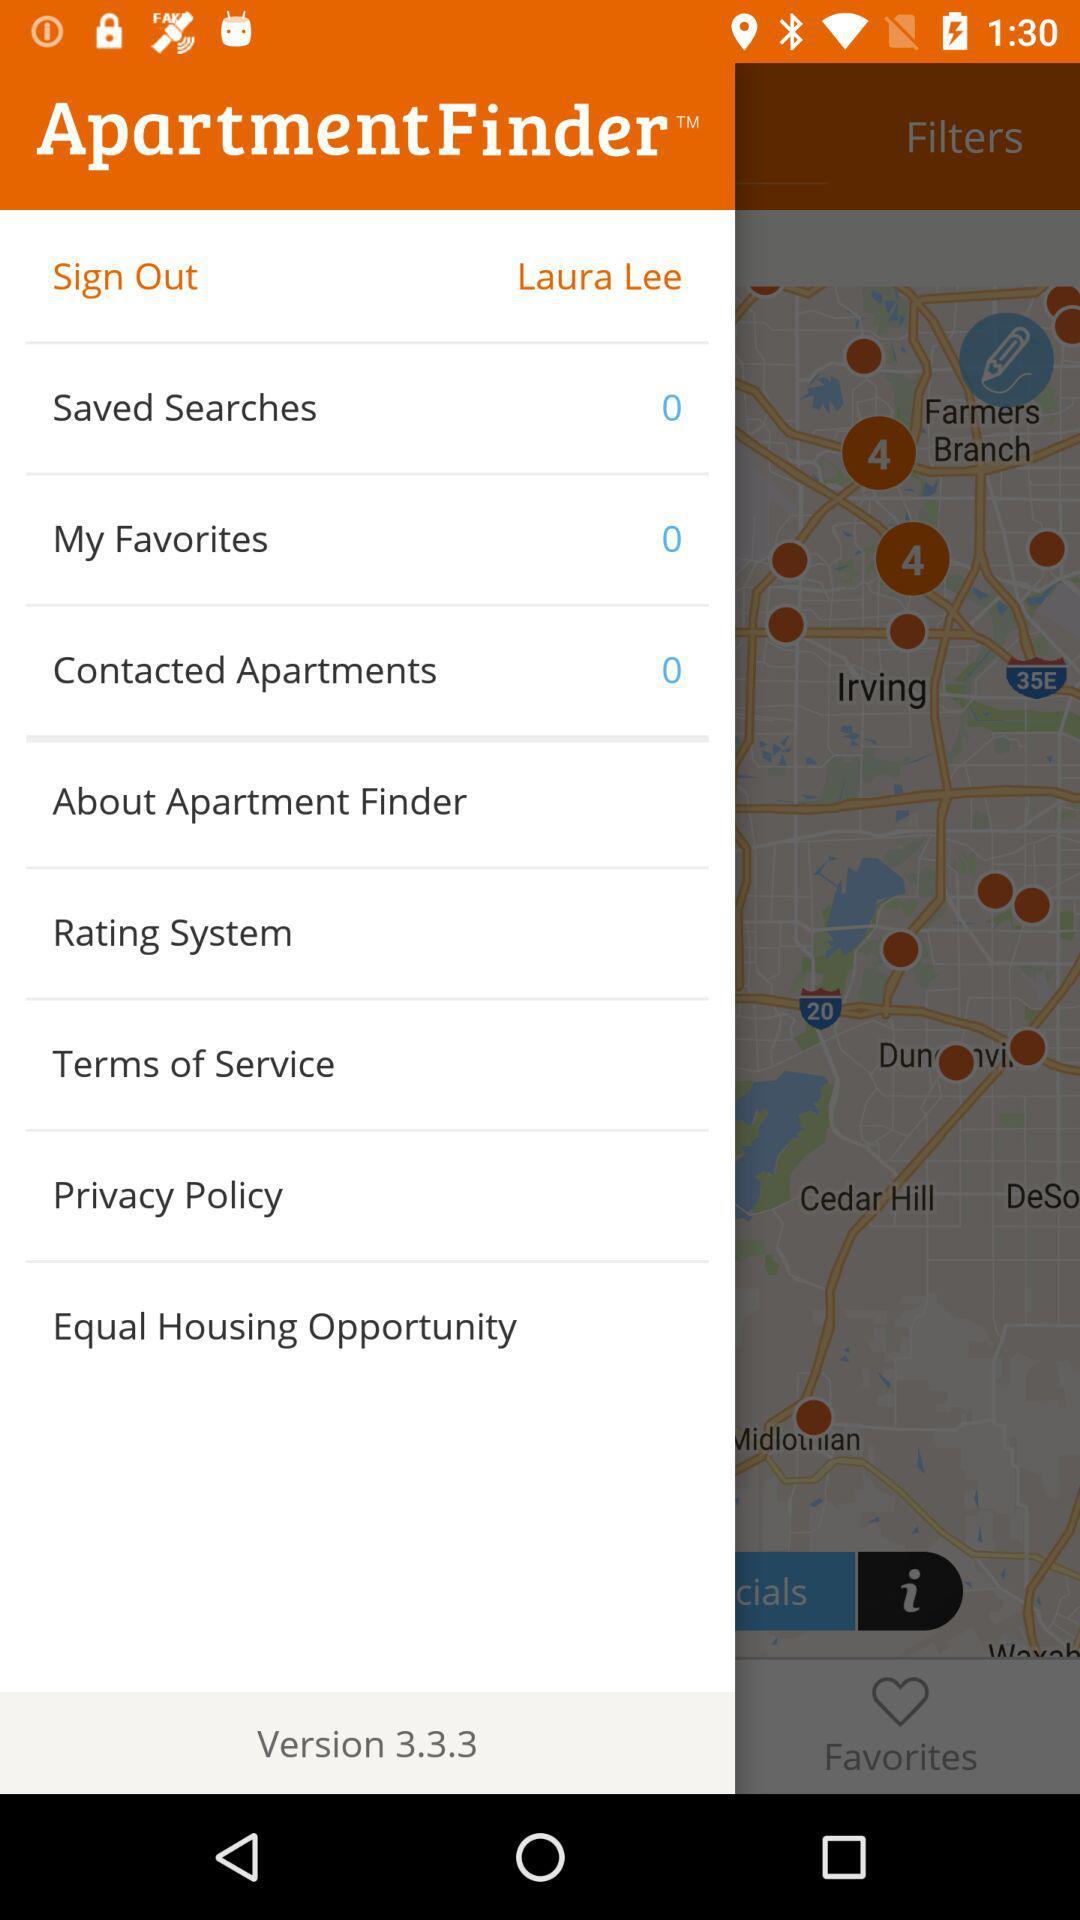 The height and width of the screenshot is (1920, 1080). I want to click on the edit icon, so click(1006, 360).